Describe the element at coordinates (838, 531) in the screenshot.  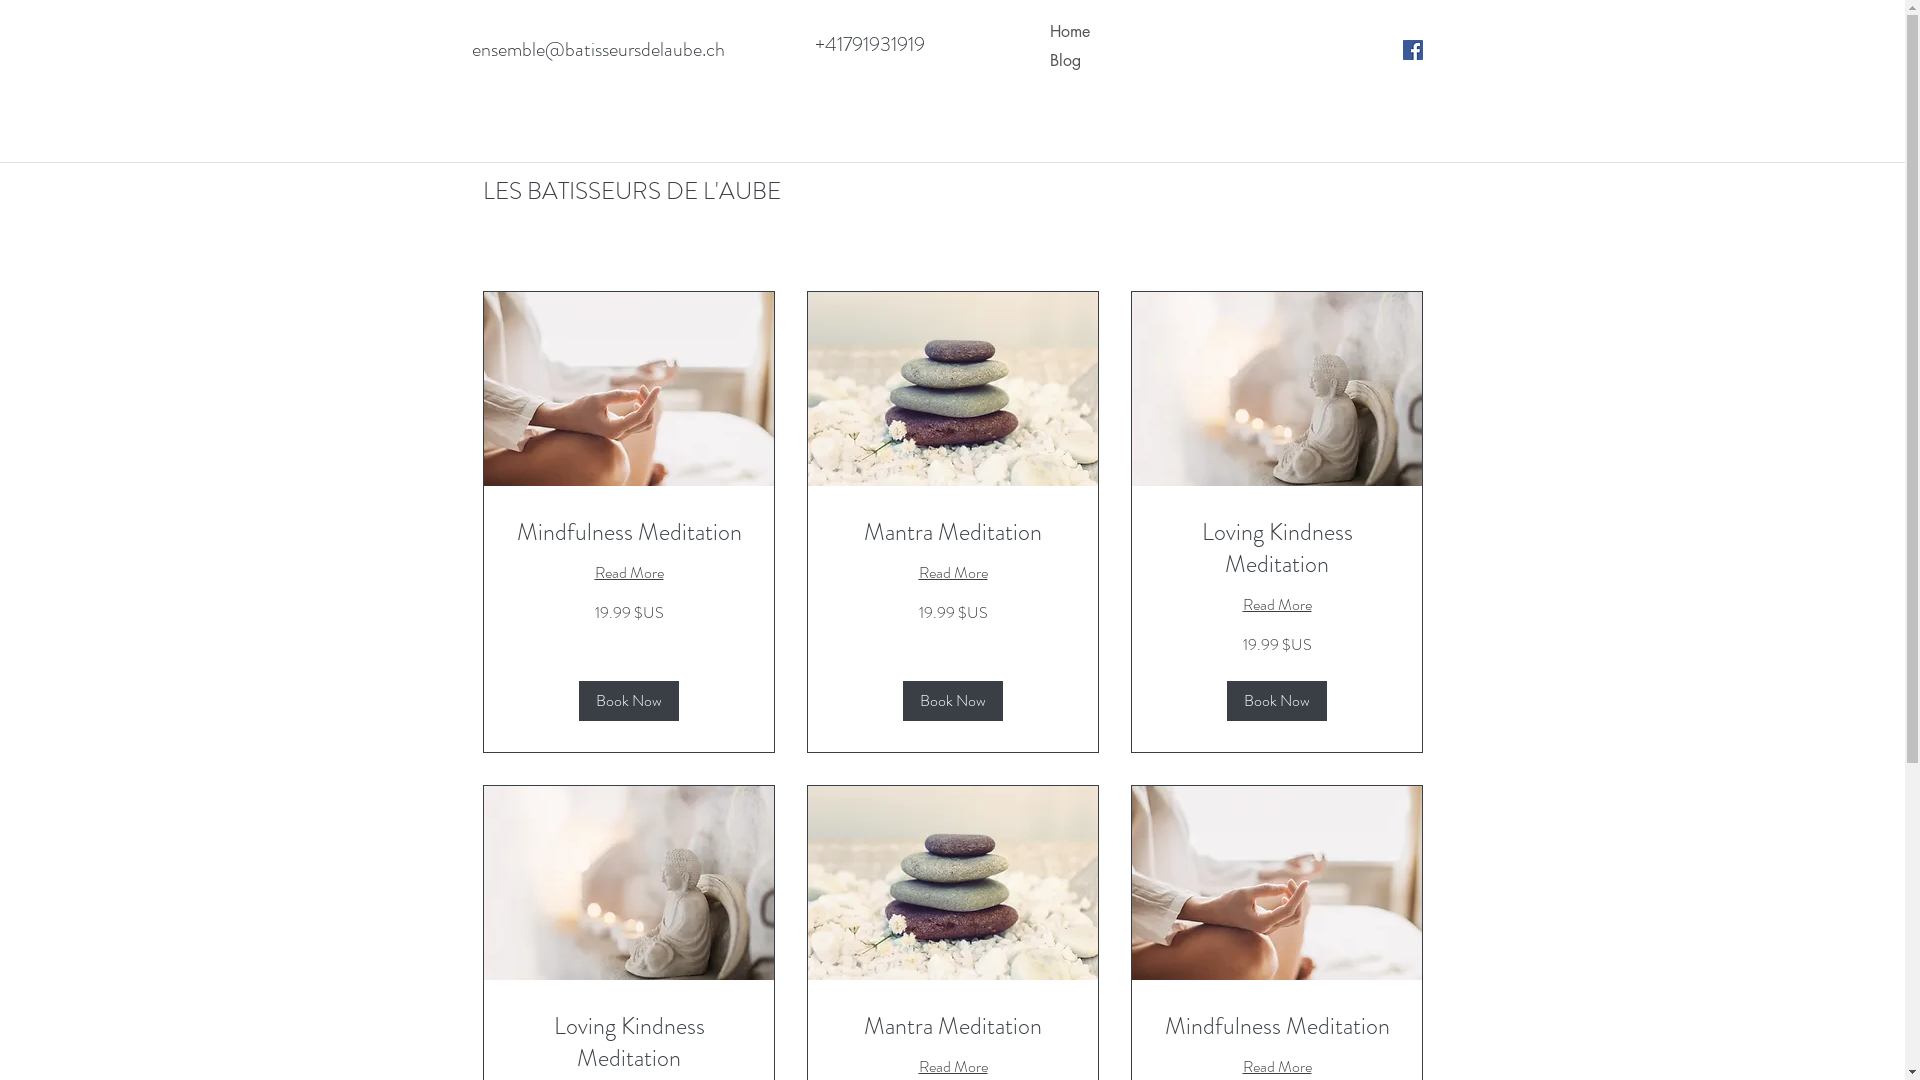
I see `'Mantra Meditation'` at that location.